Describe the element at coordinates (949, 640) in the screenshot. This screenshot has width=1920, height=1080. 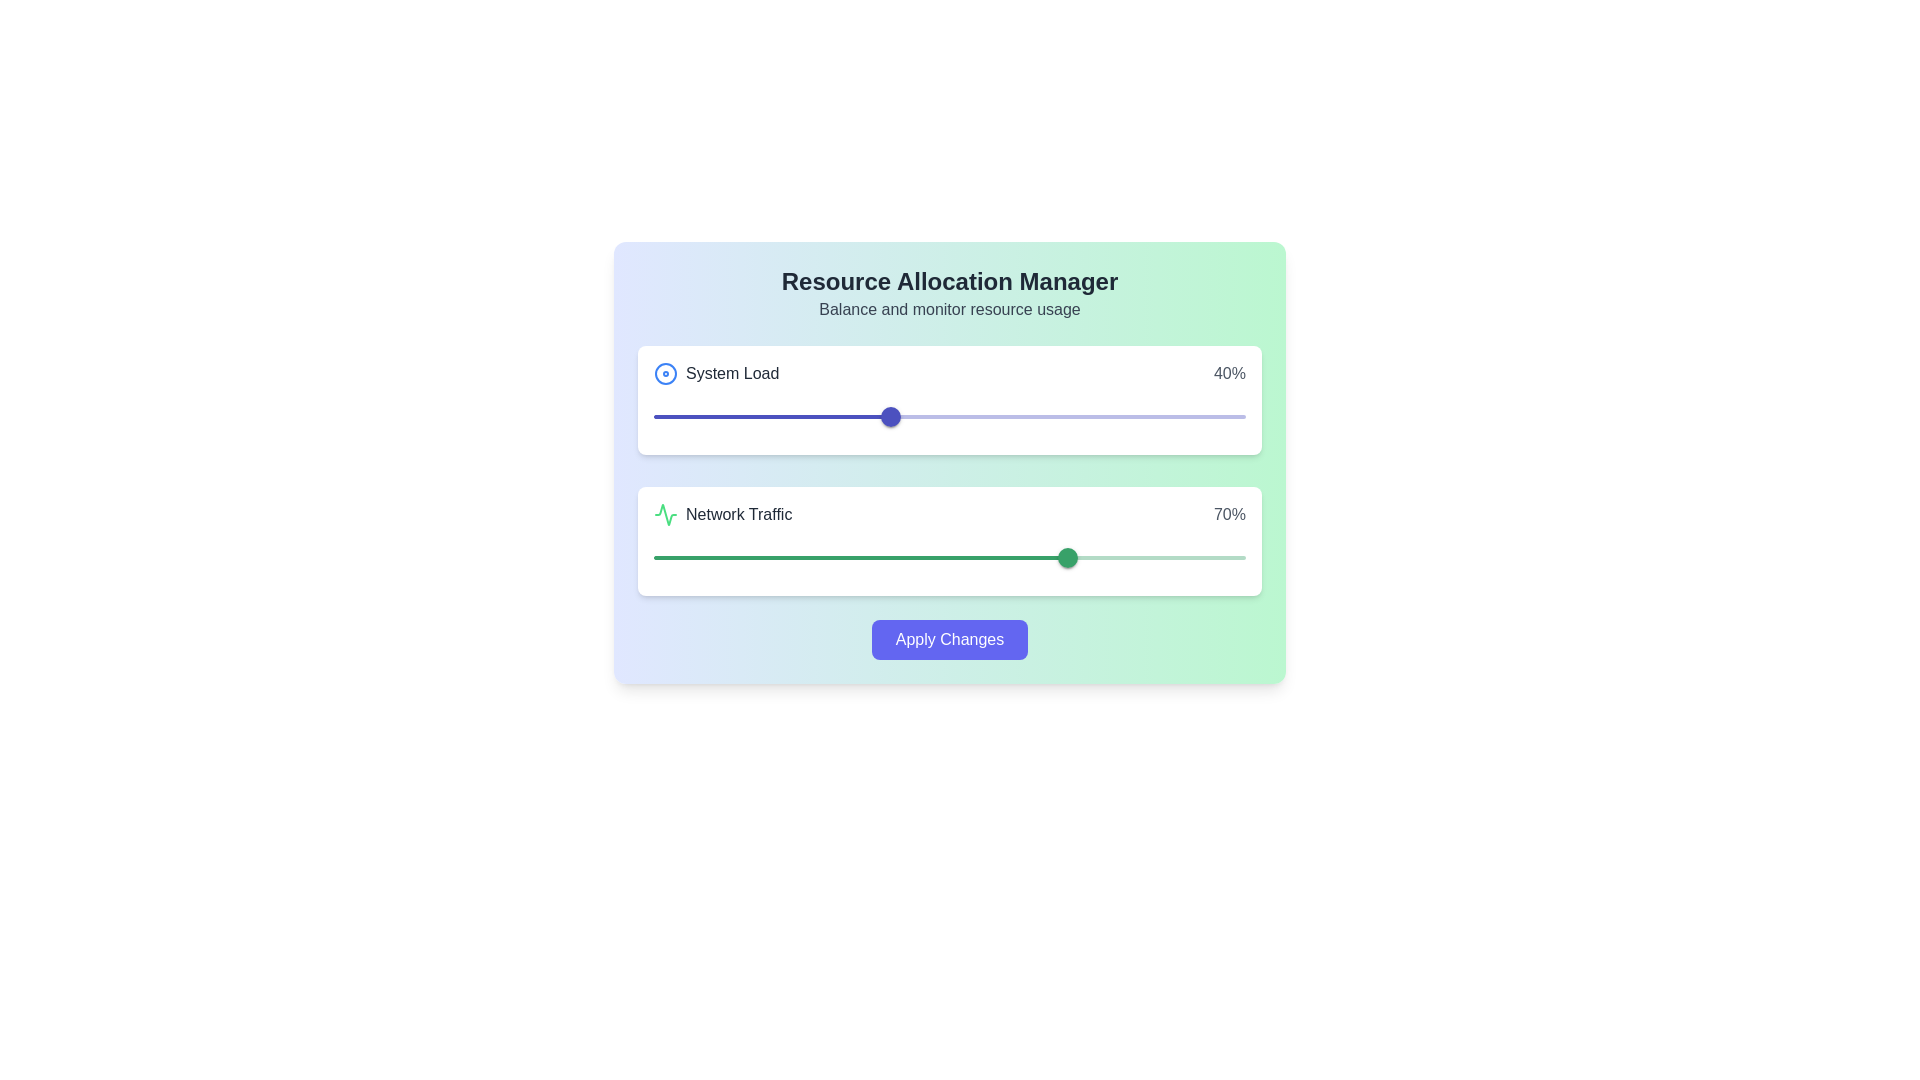
I see `the 'Apply Changes' button, which has a rounded indigo background and white bold text, to observe the visual change in color` at that location.